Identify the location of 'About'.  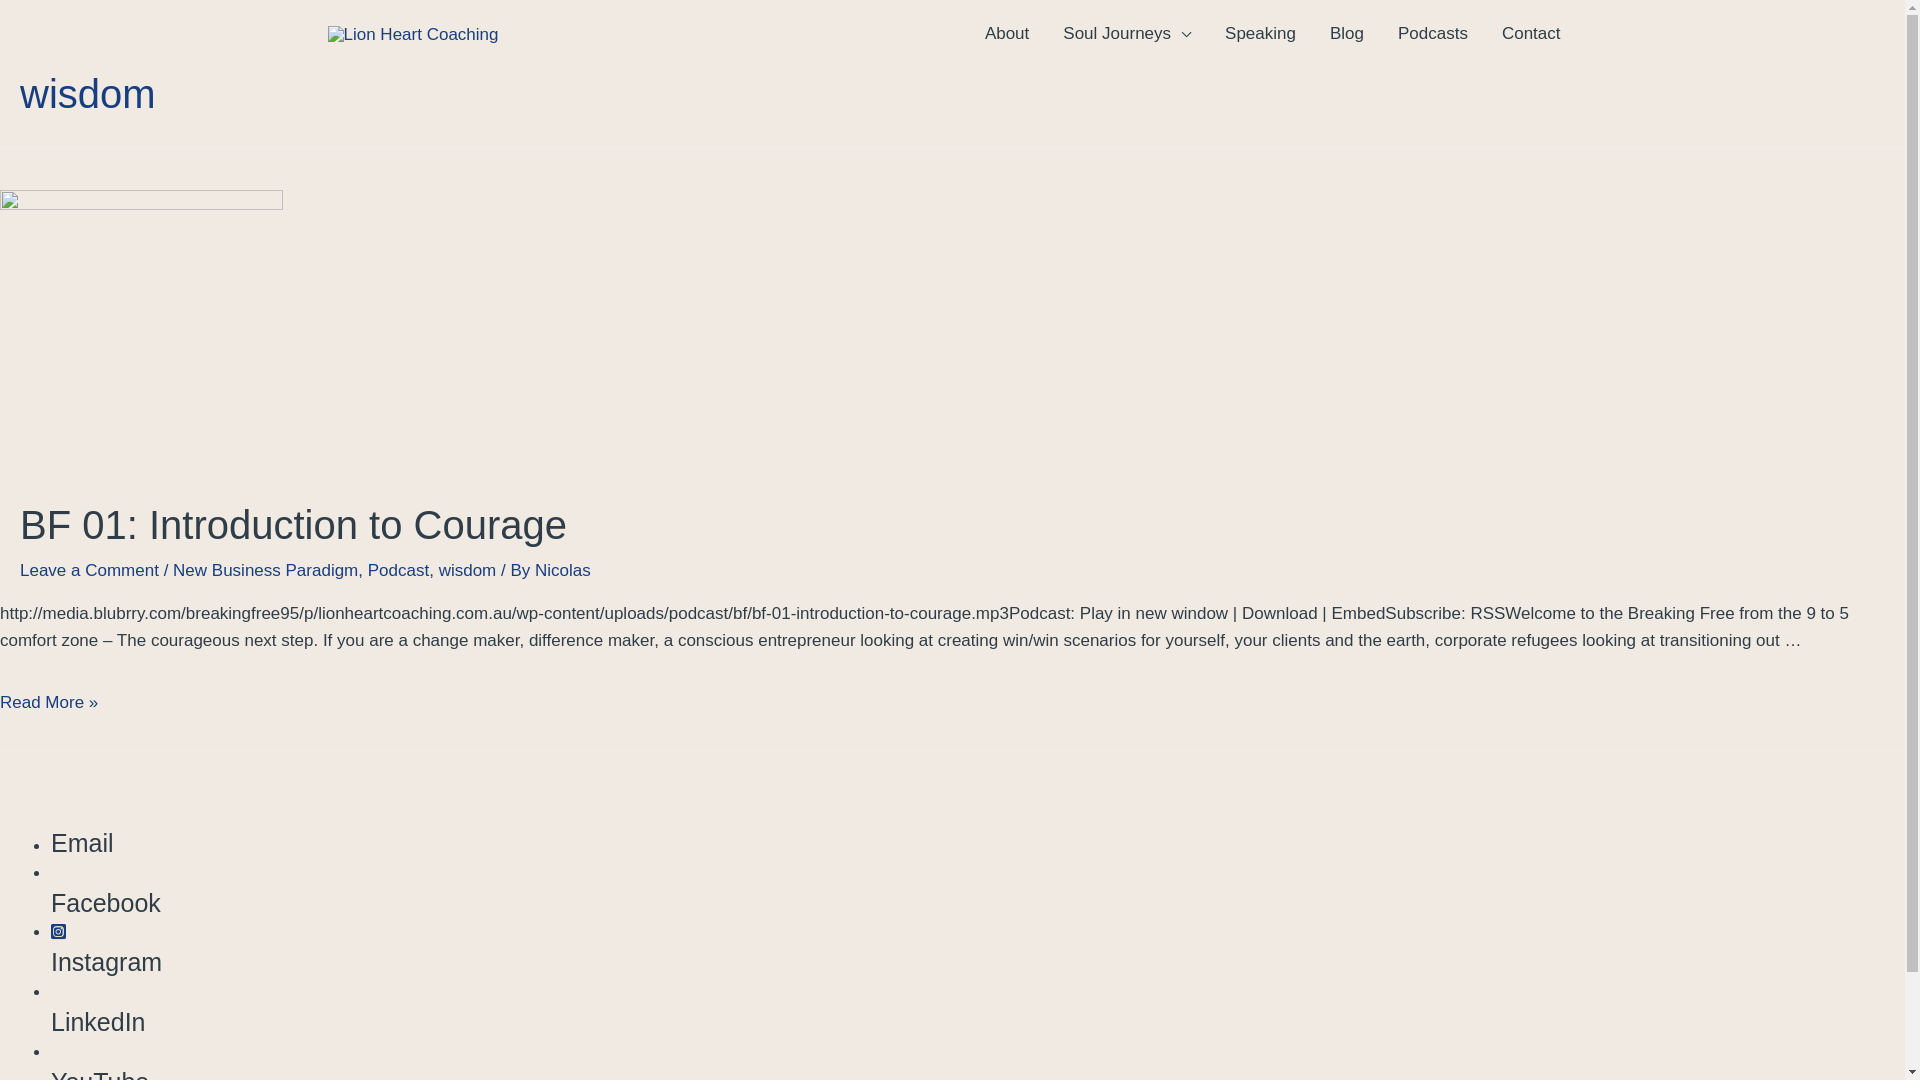
(1007, 34).